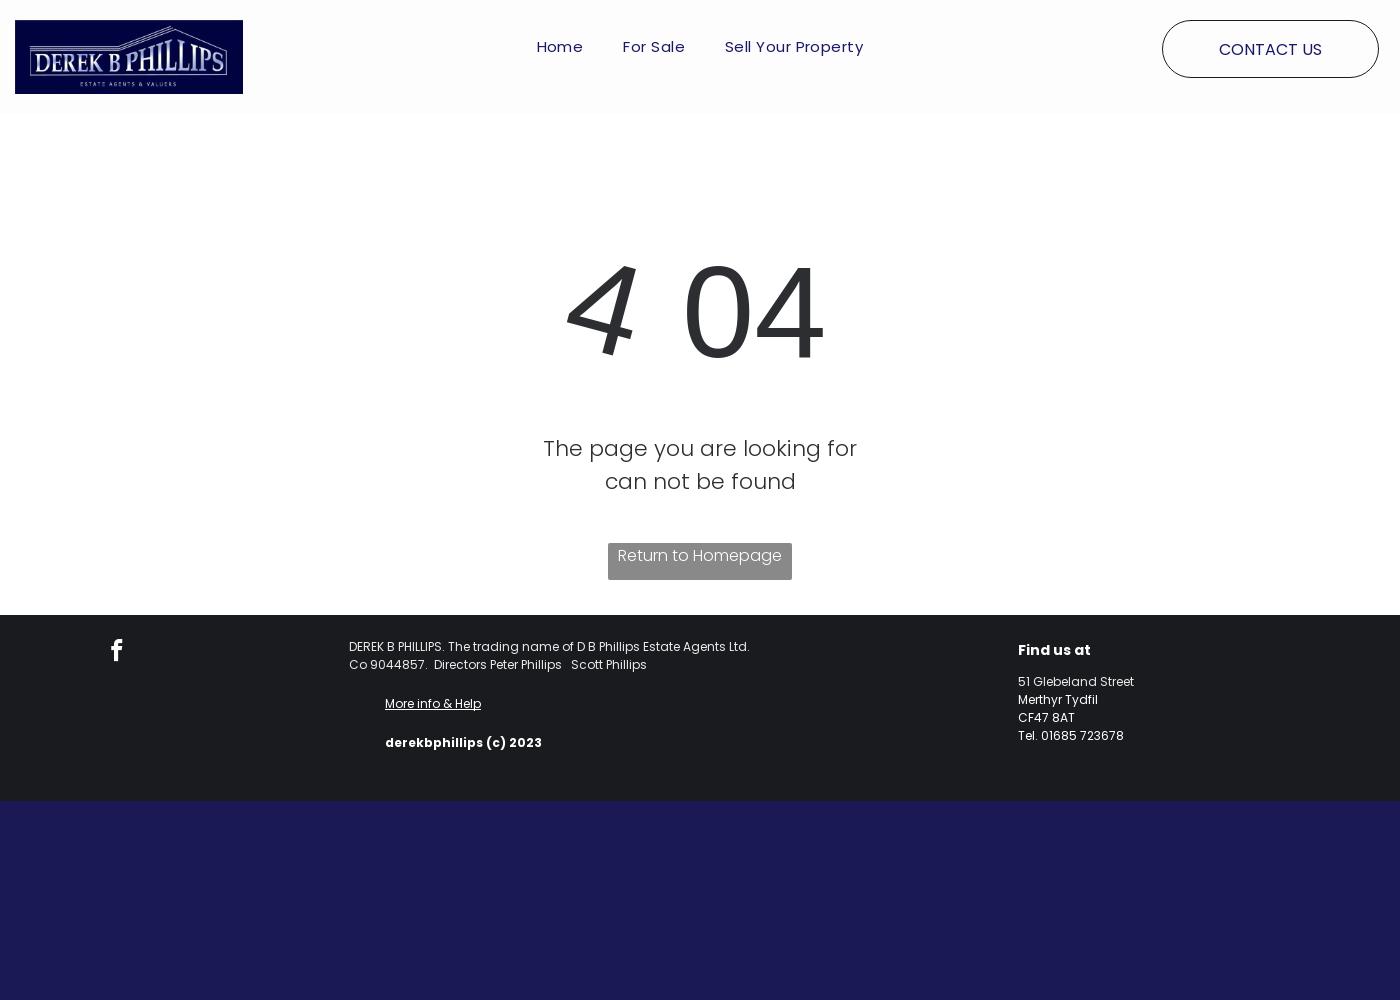 Image resolution: width=1400 pixels, height=1000 pixels. What do you see at coordinates (1075, 681) in the screenshot?
I see `'51 Glebeland Street'` at bounding box center [1075, 681].